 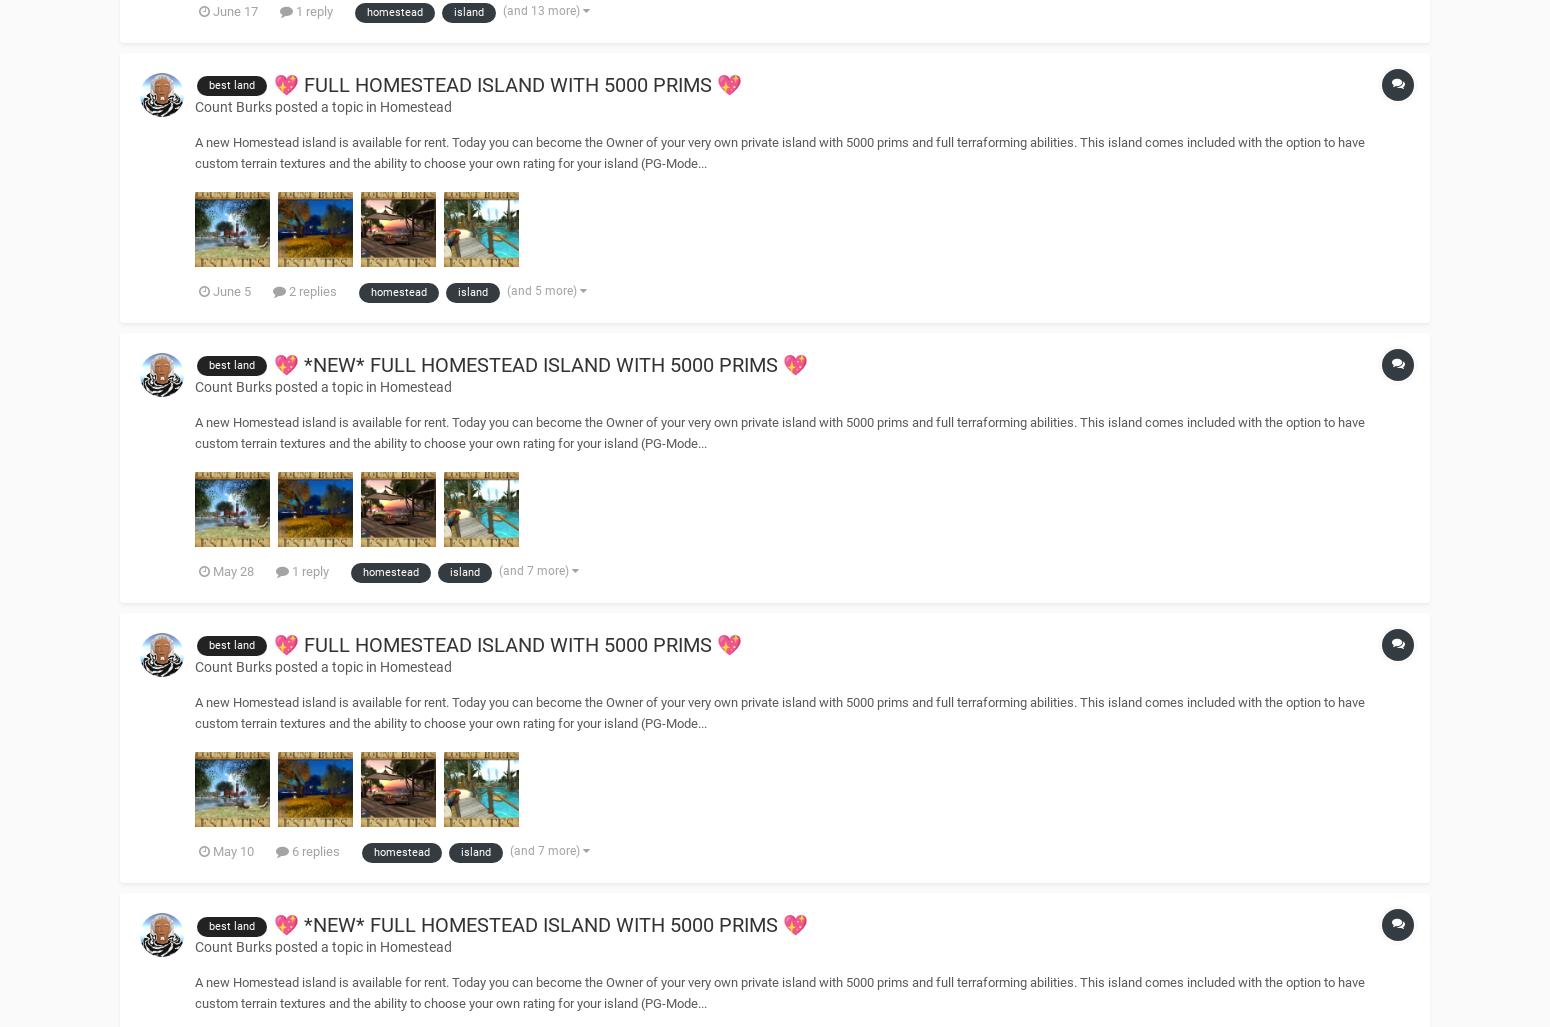 I want to click on '(and 13 more)', so click(x=541, y=9).